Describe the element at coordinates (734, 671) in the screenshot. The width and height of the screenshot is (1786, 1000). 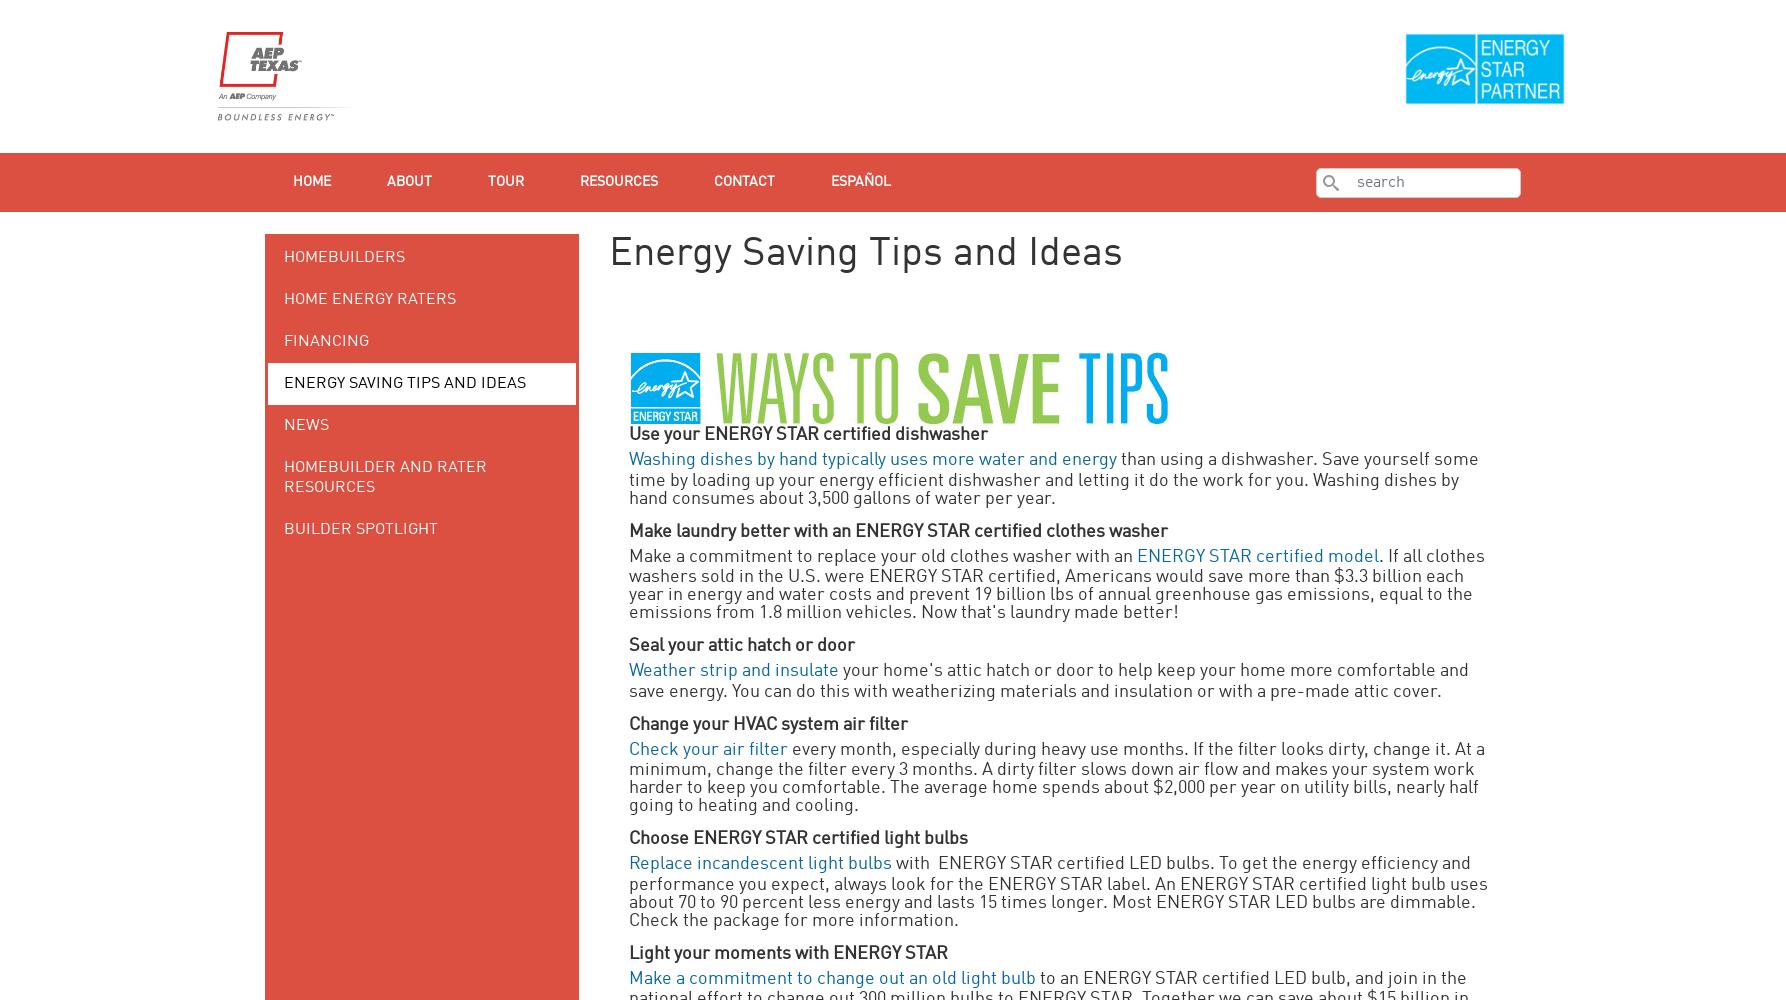
I see `'Weather strip and insulate'` at that location.